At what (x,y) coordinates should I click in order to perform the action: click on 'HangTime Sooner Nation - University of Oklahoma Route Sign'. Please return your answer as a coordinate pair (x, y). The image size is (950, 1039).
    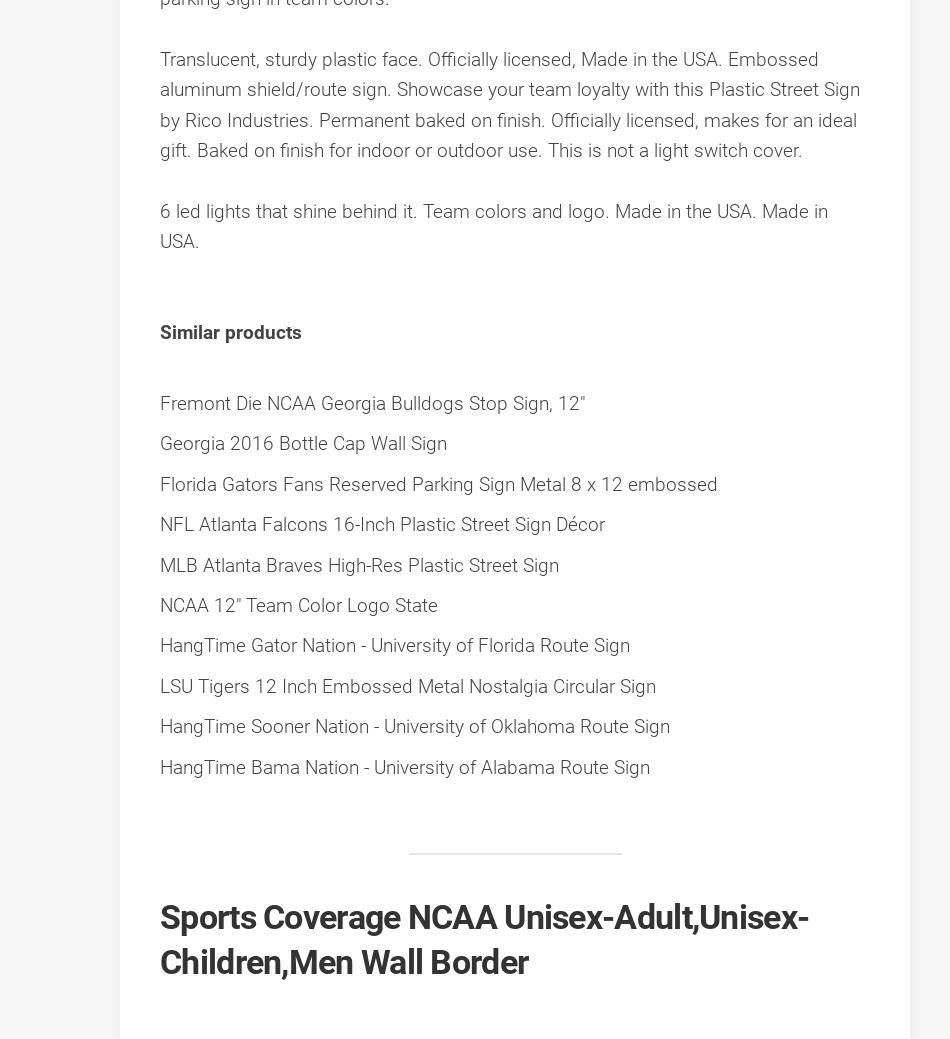
    Looking at the image, I should click on (159, 725).